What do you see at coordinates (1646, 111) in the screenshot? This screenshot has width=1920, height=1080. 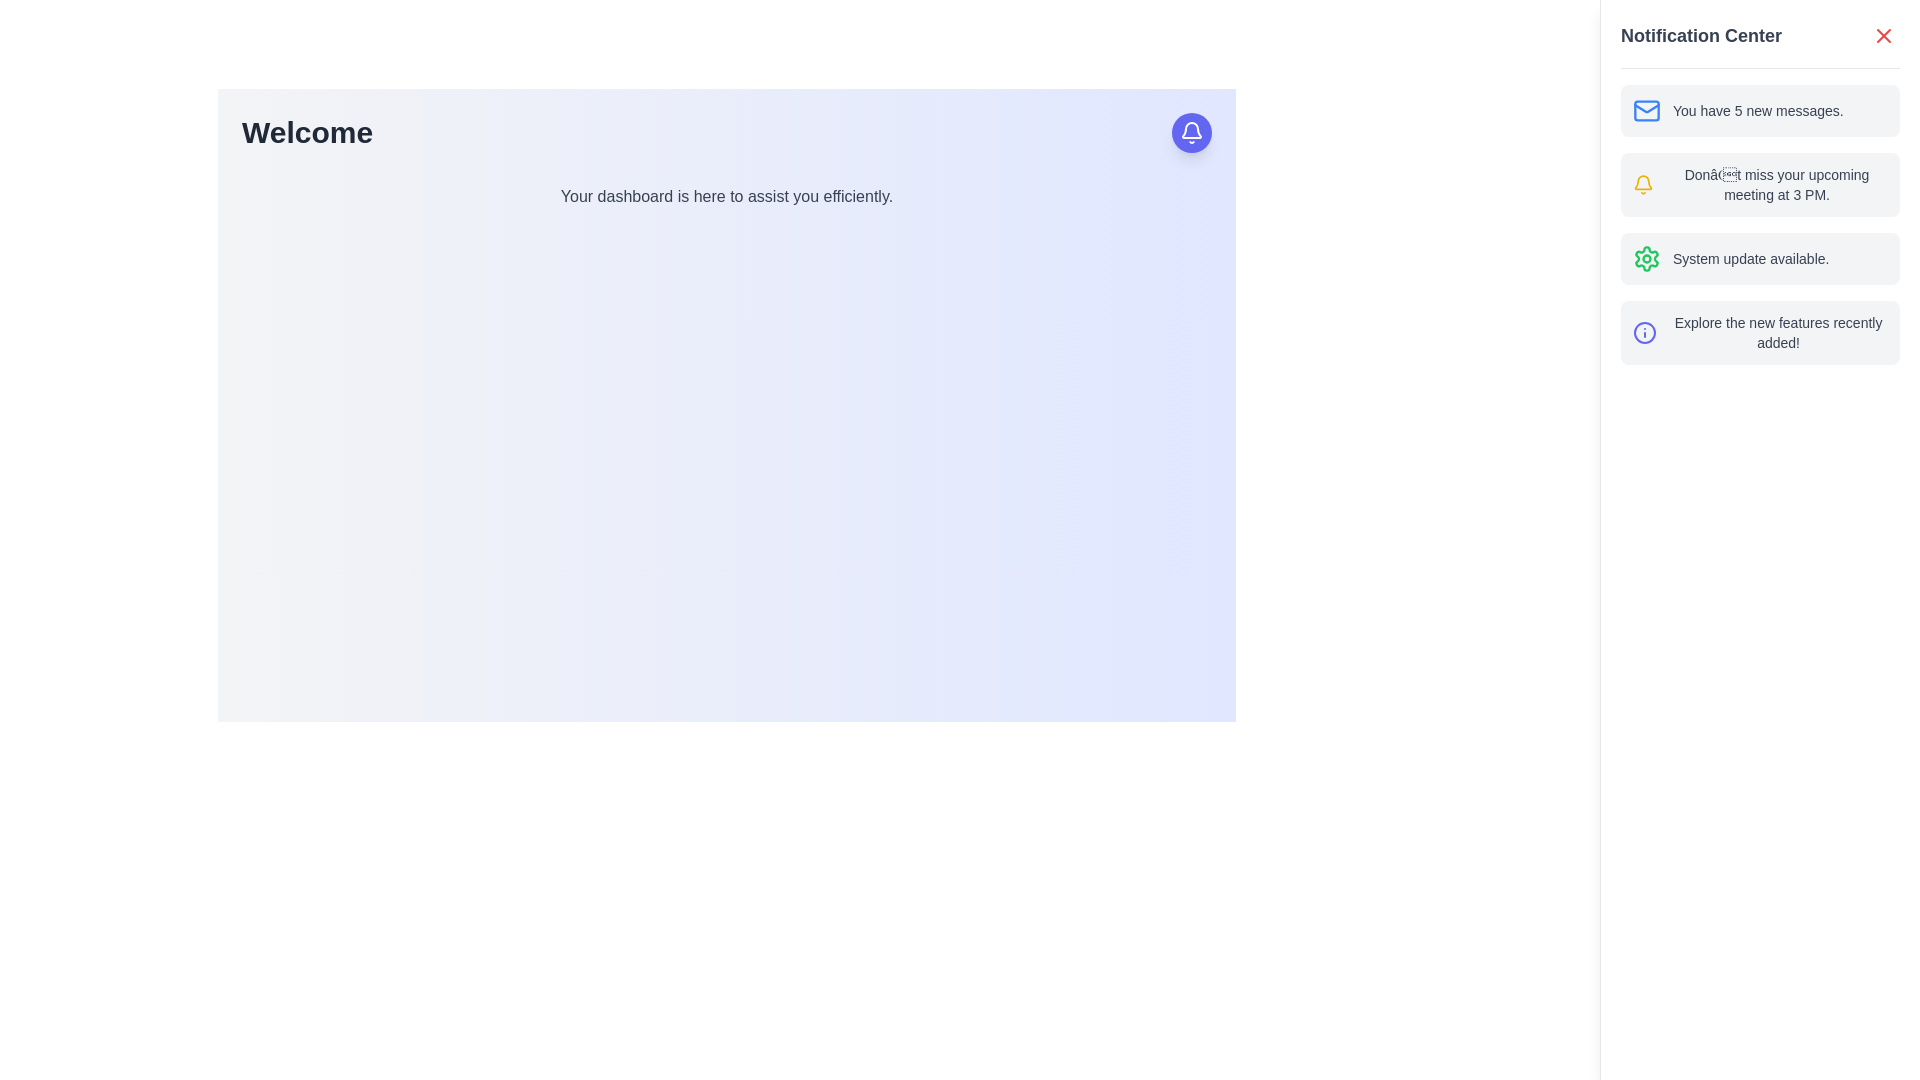 I see `the decorative graphic element that is part of the email icon, located in the top-right corner of the notification panel, adjacent to the text 'You have 5 new messages.'` at bounding box center [1646, 111].